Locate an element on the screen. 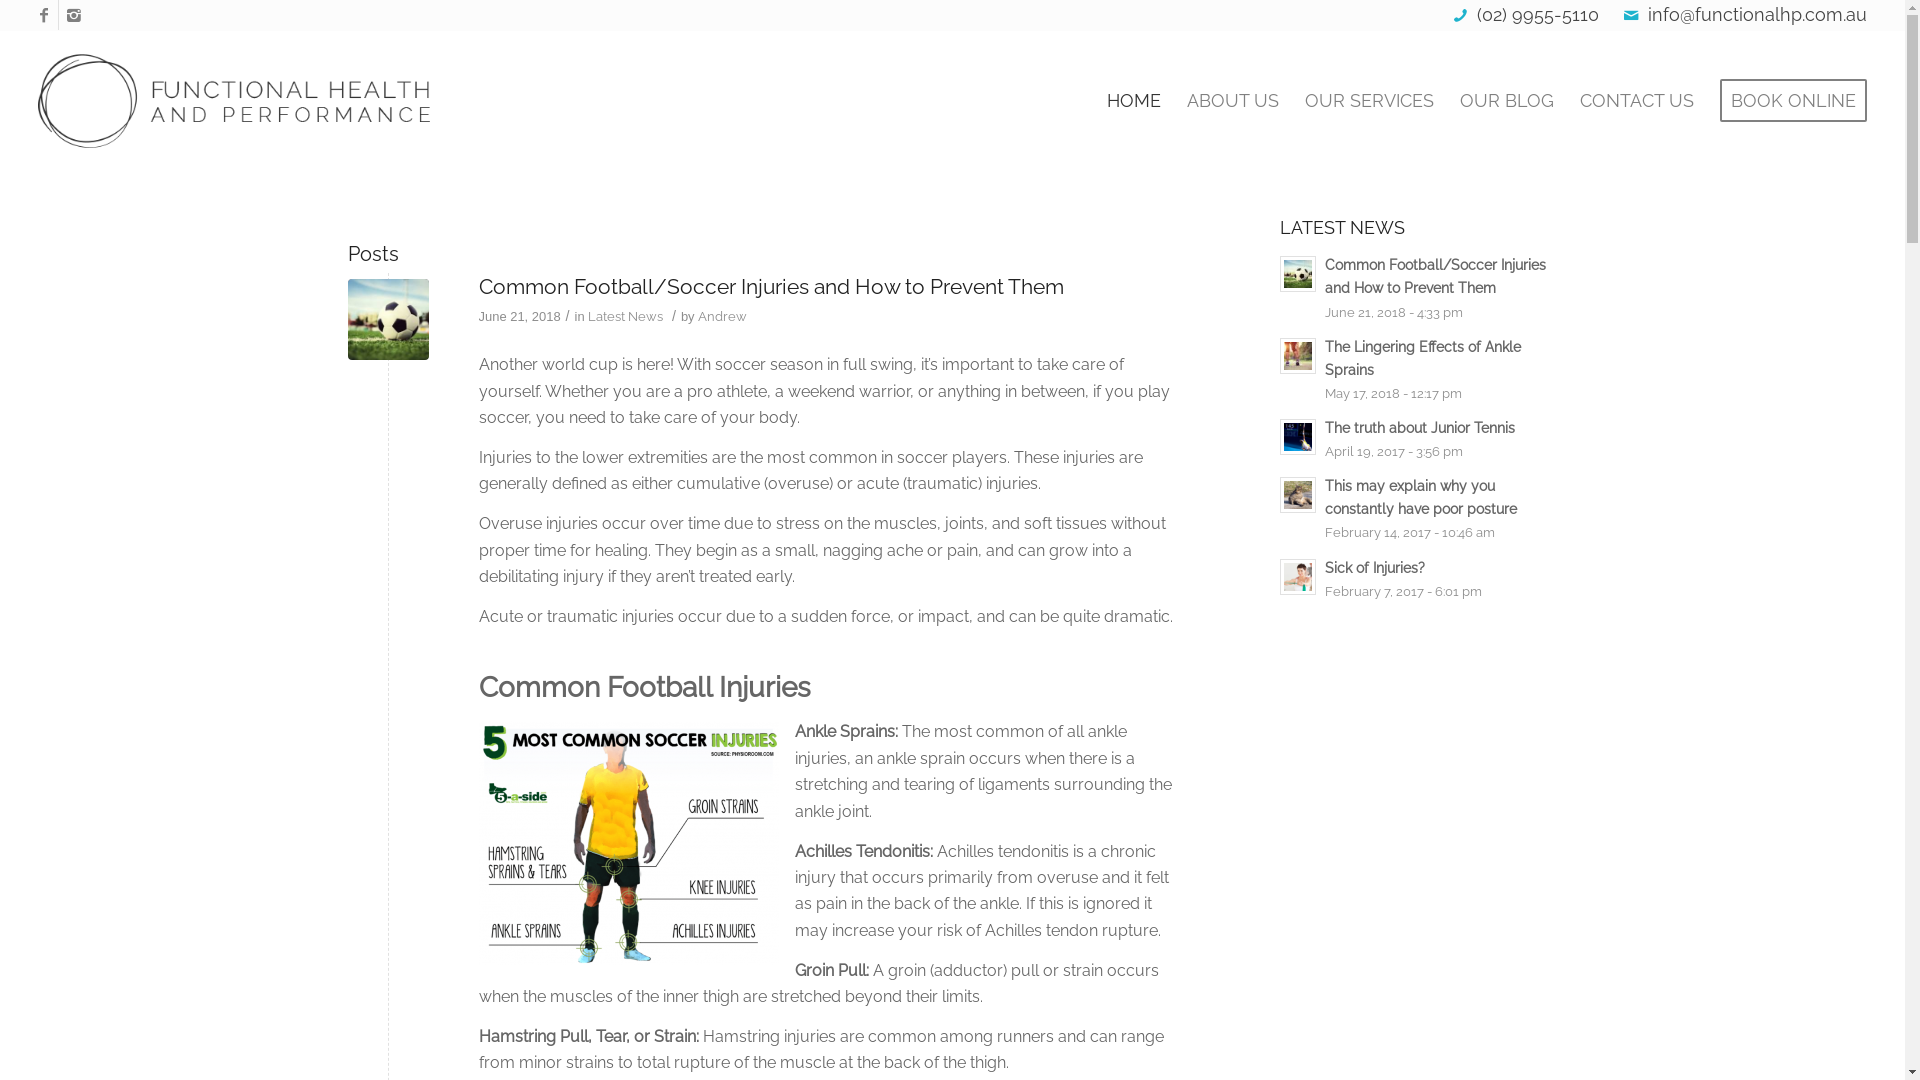  'Andrew' is located at coordinates (721, 315).